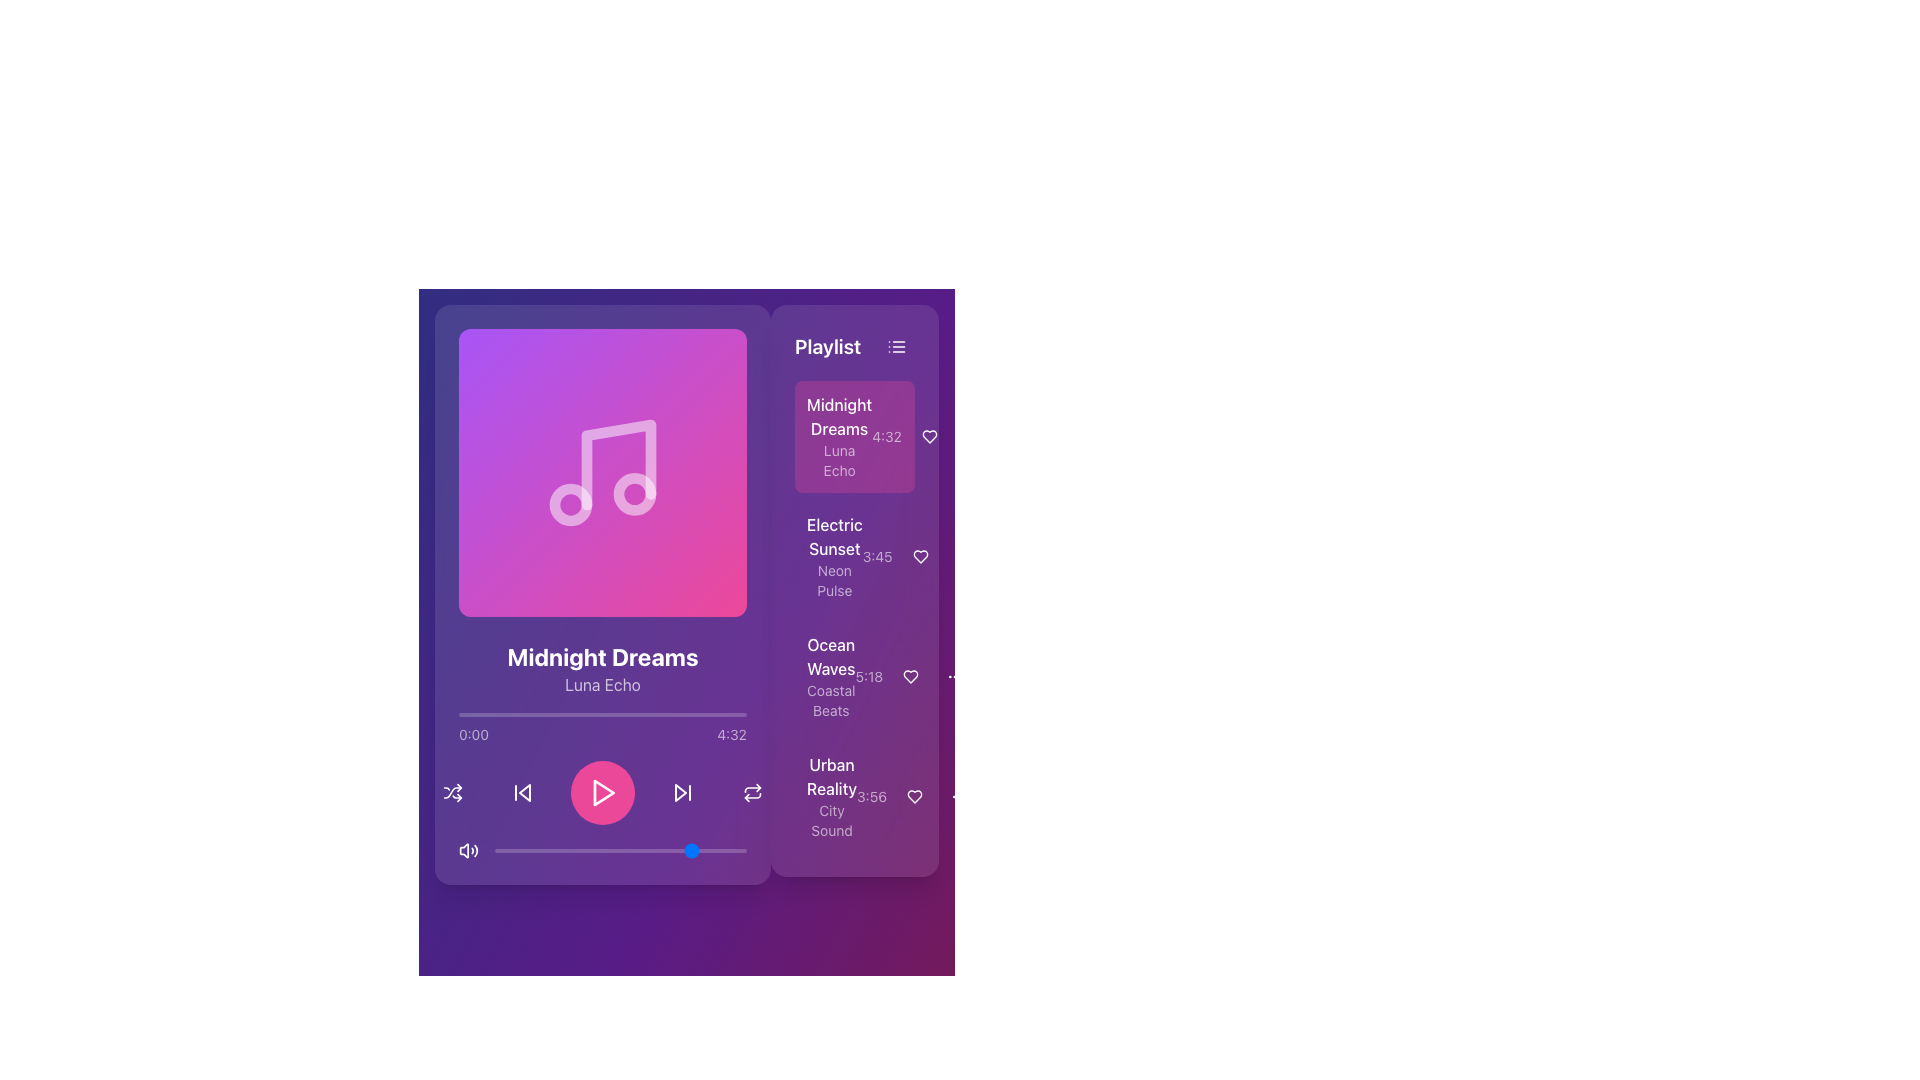 The image size is (1920, 1080). Describe the element at coordinates (834, 556) in the screenshot. I see `the list item displaying 'Electric Sunset' and 'Neon Pulse'` at that location.